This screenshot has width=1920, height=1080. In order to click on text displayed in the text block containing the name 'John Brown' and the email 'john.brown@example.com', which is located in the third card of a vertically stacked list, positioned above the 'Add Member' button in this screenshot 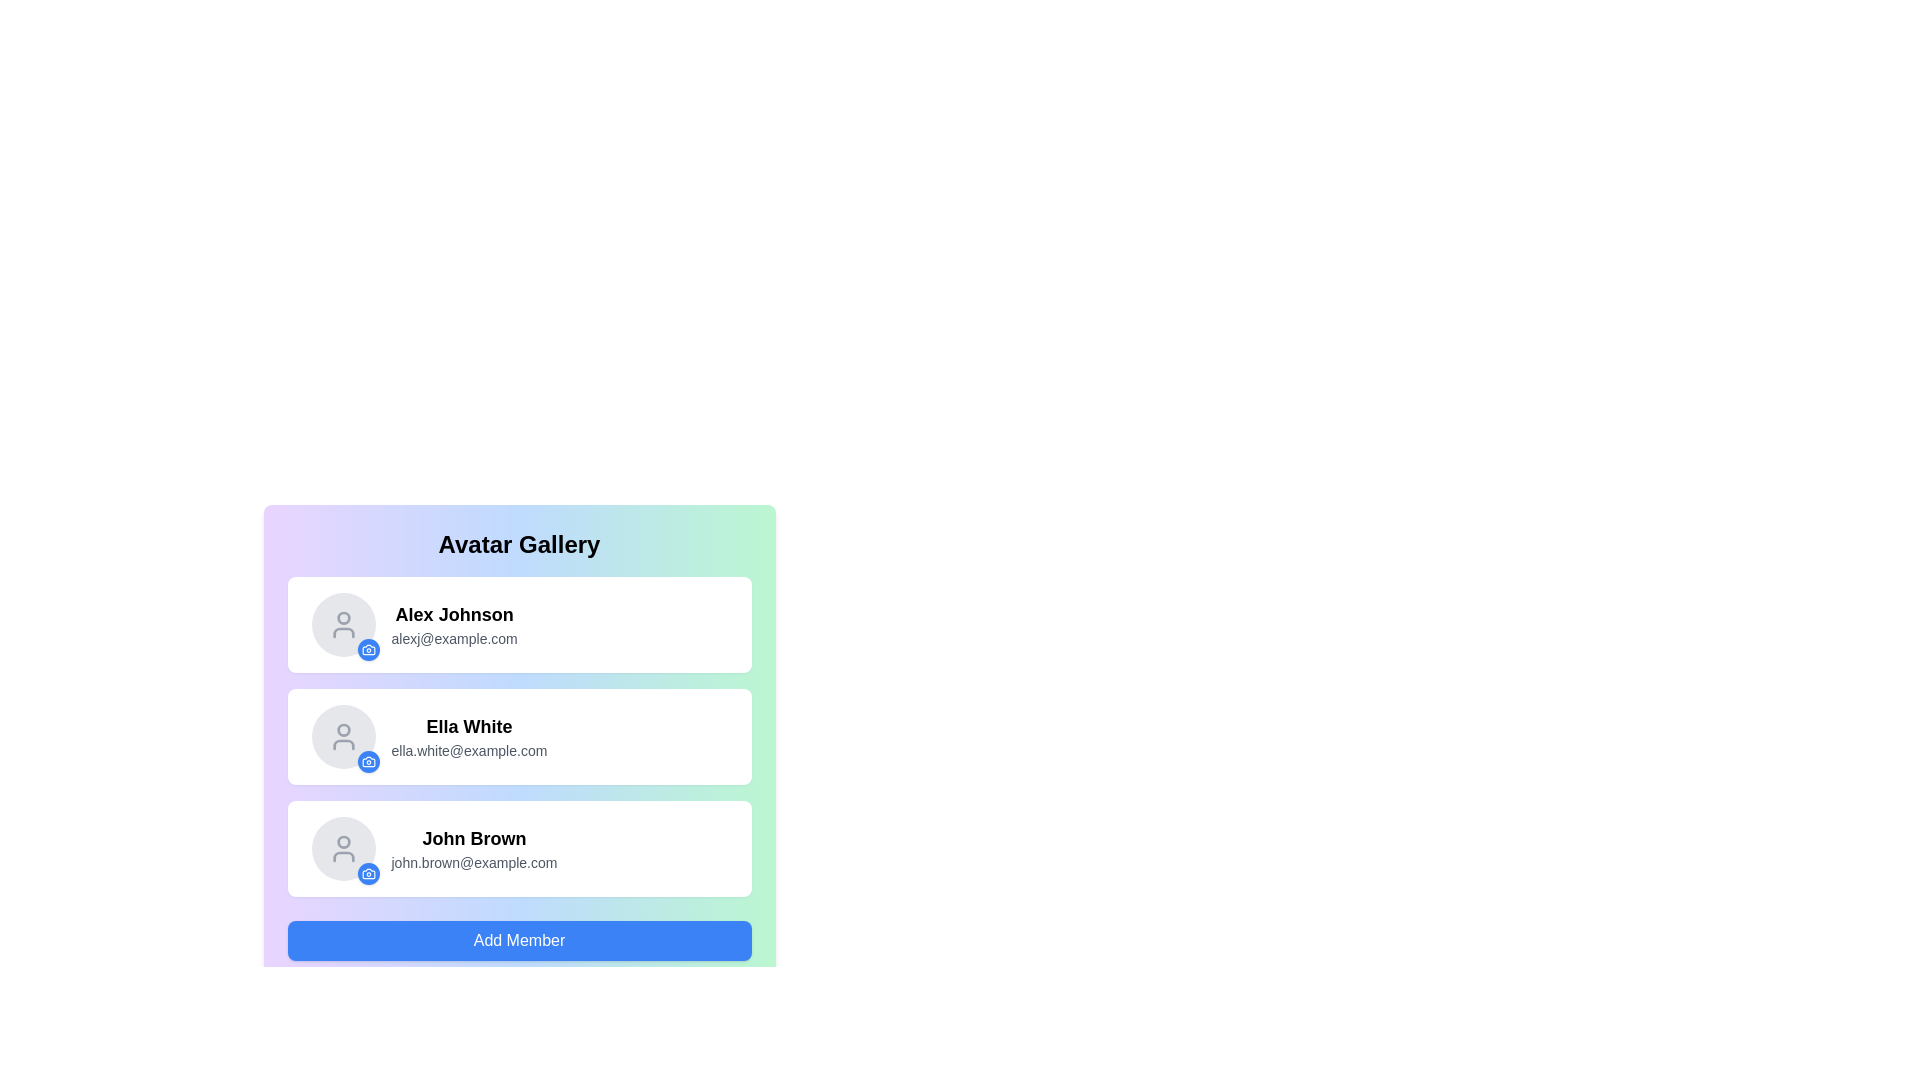, I will do `click(473, 848)`.